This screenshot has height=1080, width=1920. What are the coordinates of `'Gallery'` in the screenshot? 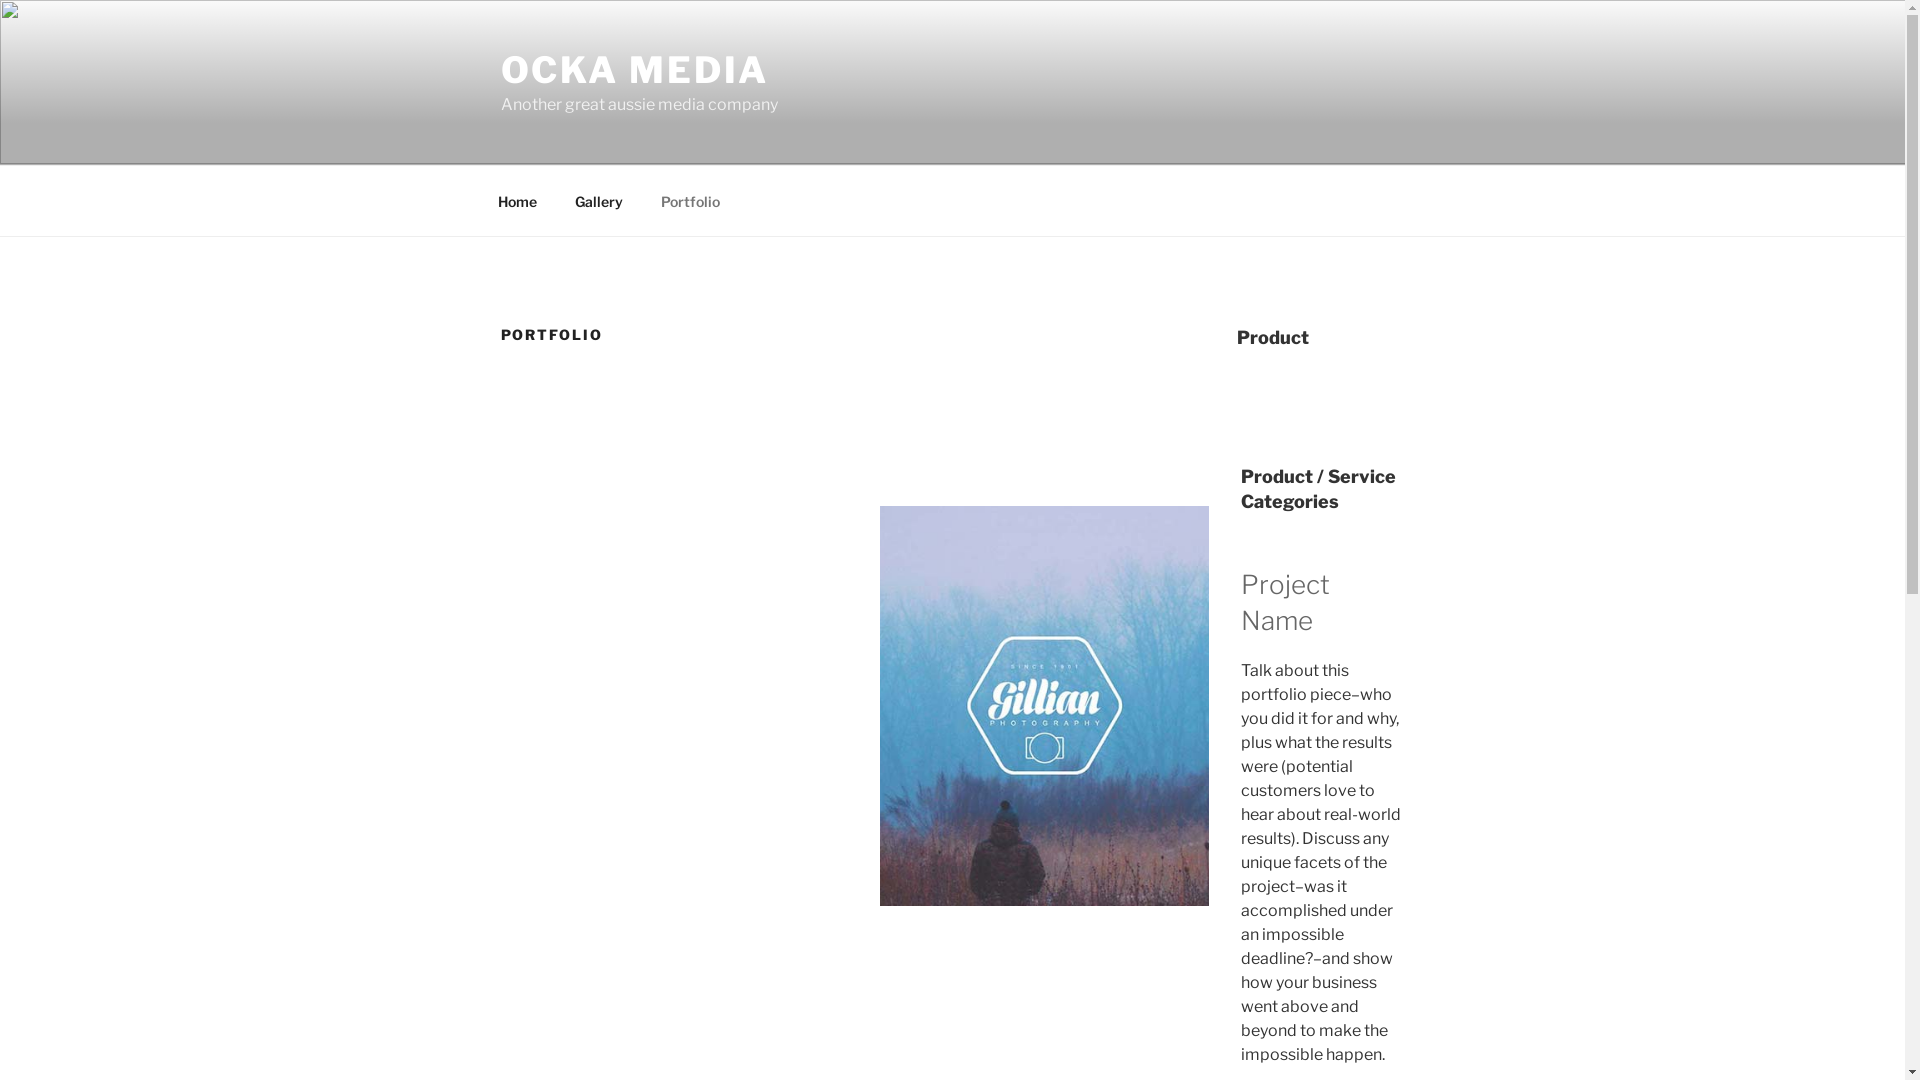 It's located at (598, 200).